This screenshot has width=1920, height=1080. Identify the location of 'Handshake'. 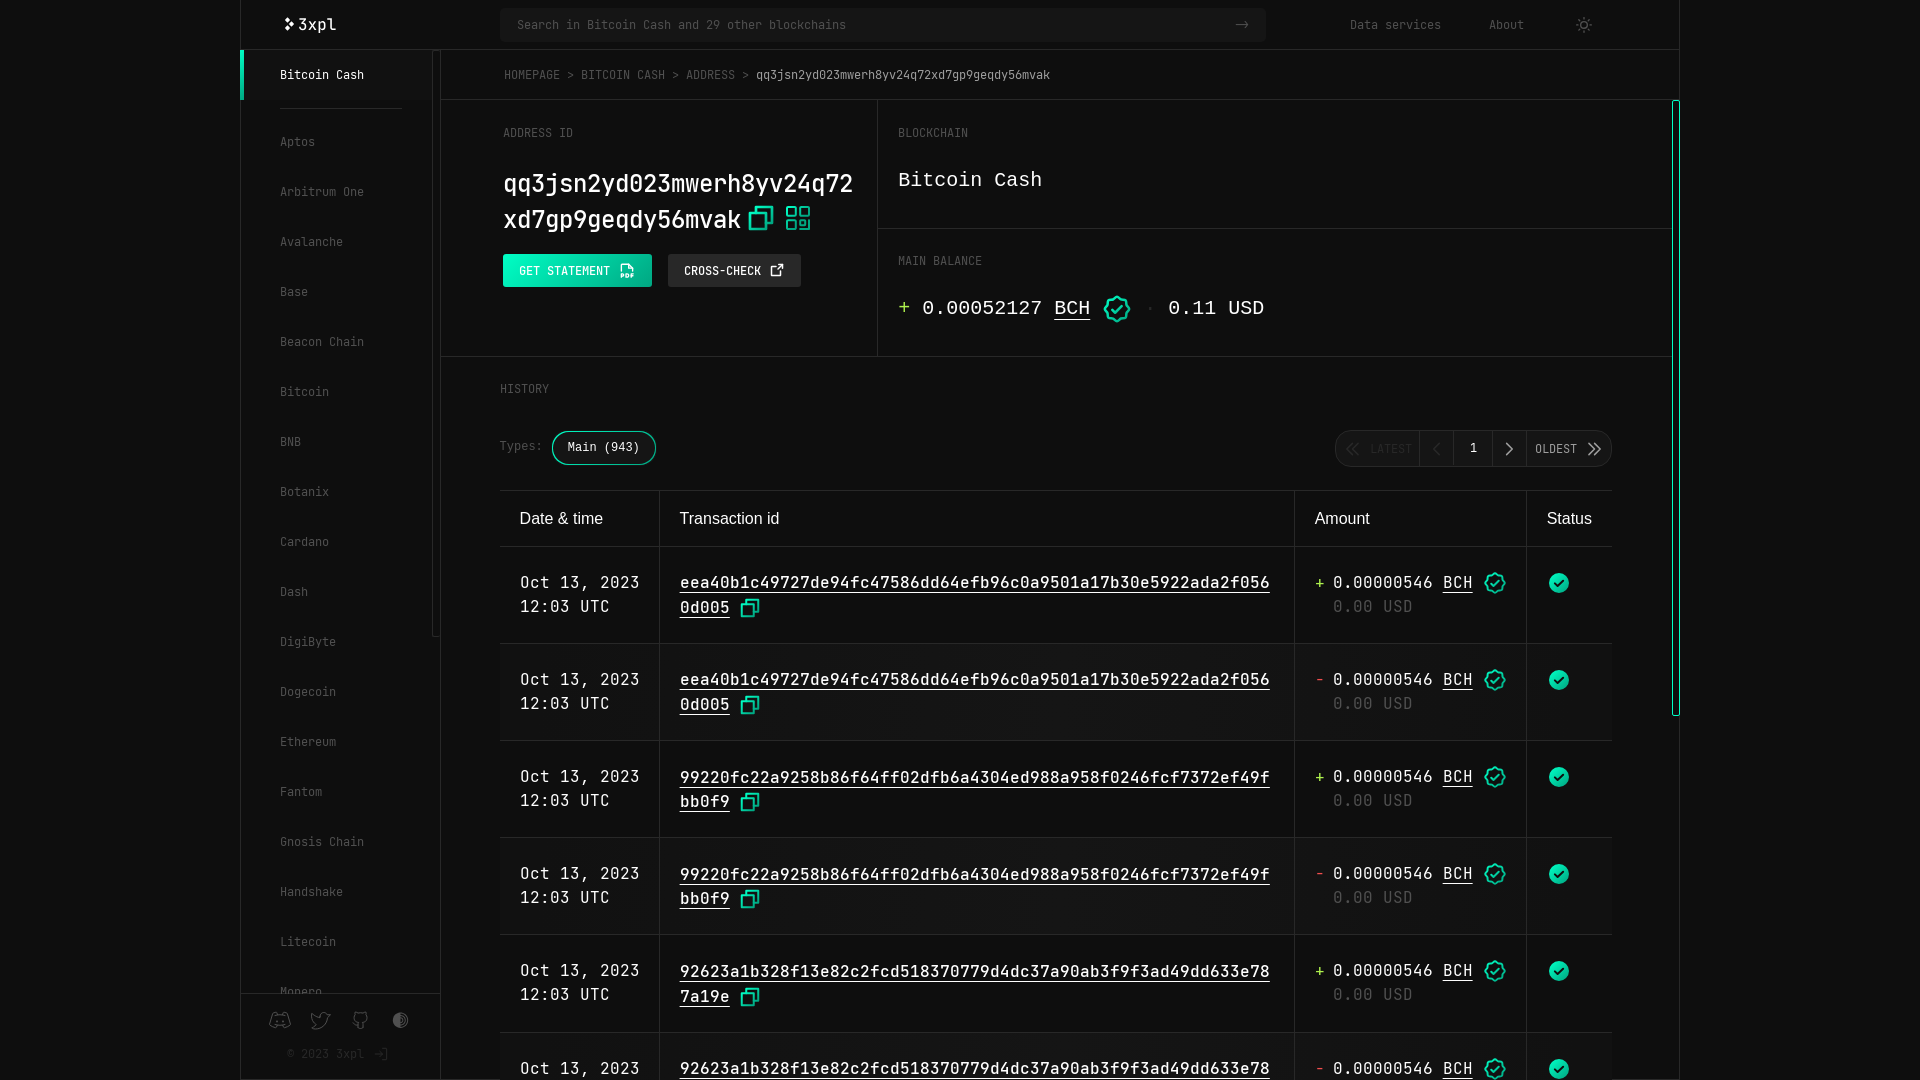
(336, 890).